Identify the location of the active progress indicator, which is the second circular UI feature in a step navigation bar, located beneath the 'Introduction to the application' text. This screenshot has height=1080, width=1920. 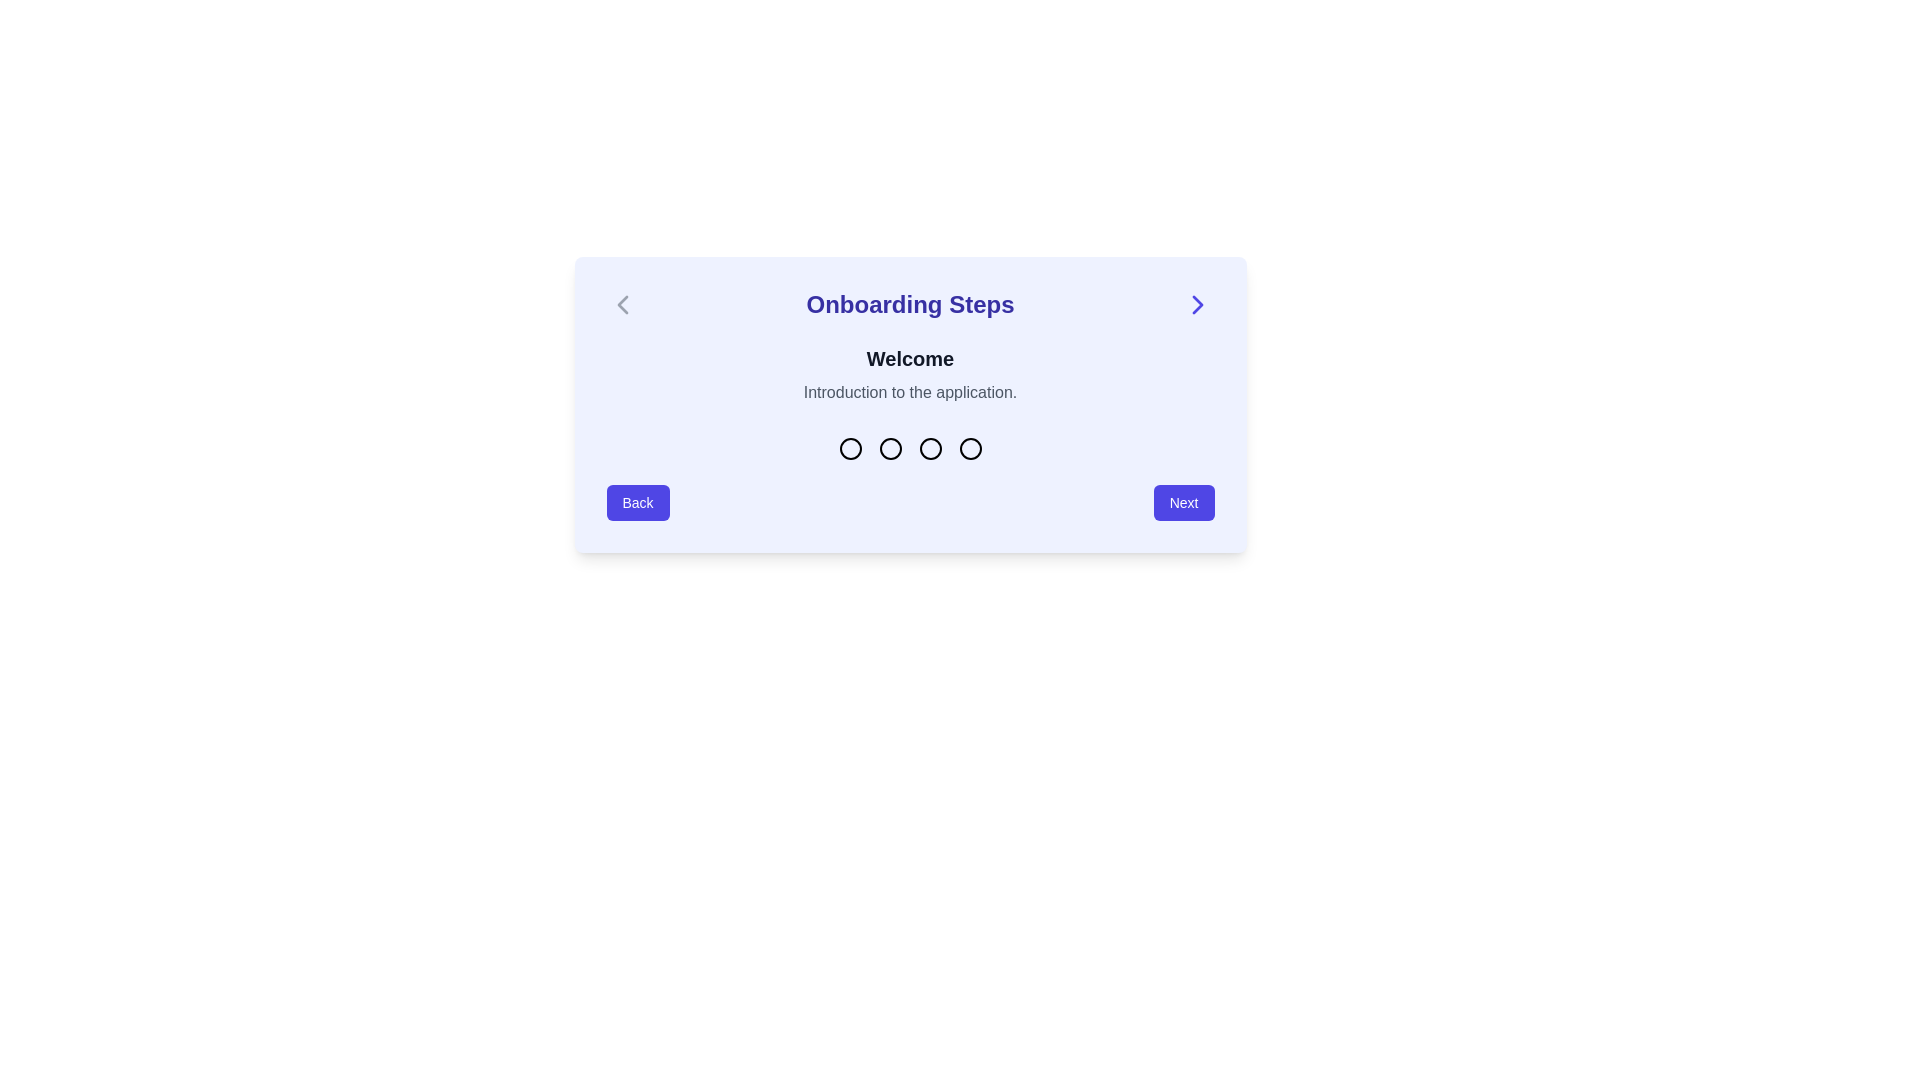
(889, 447).